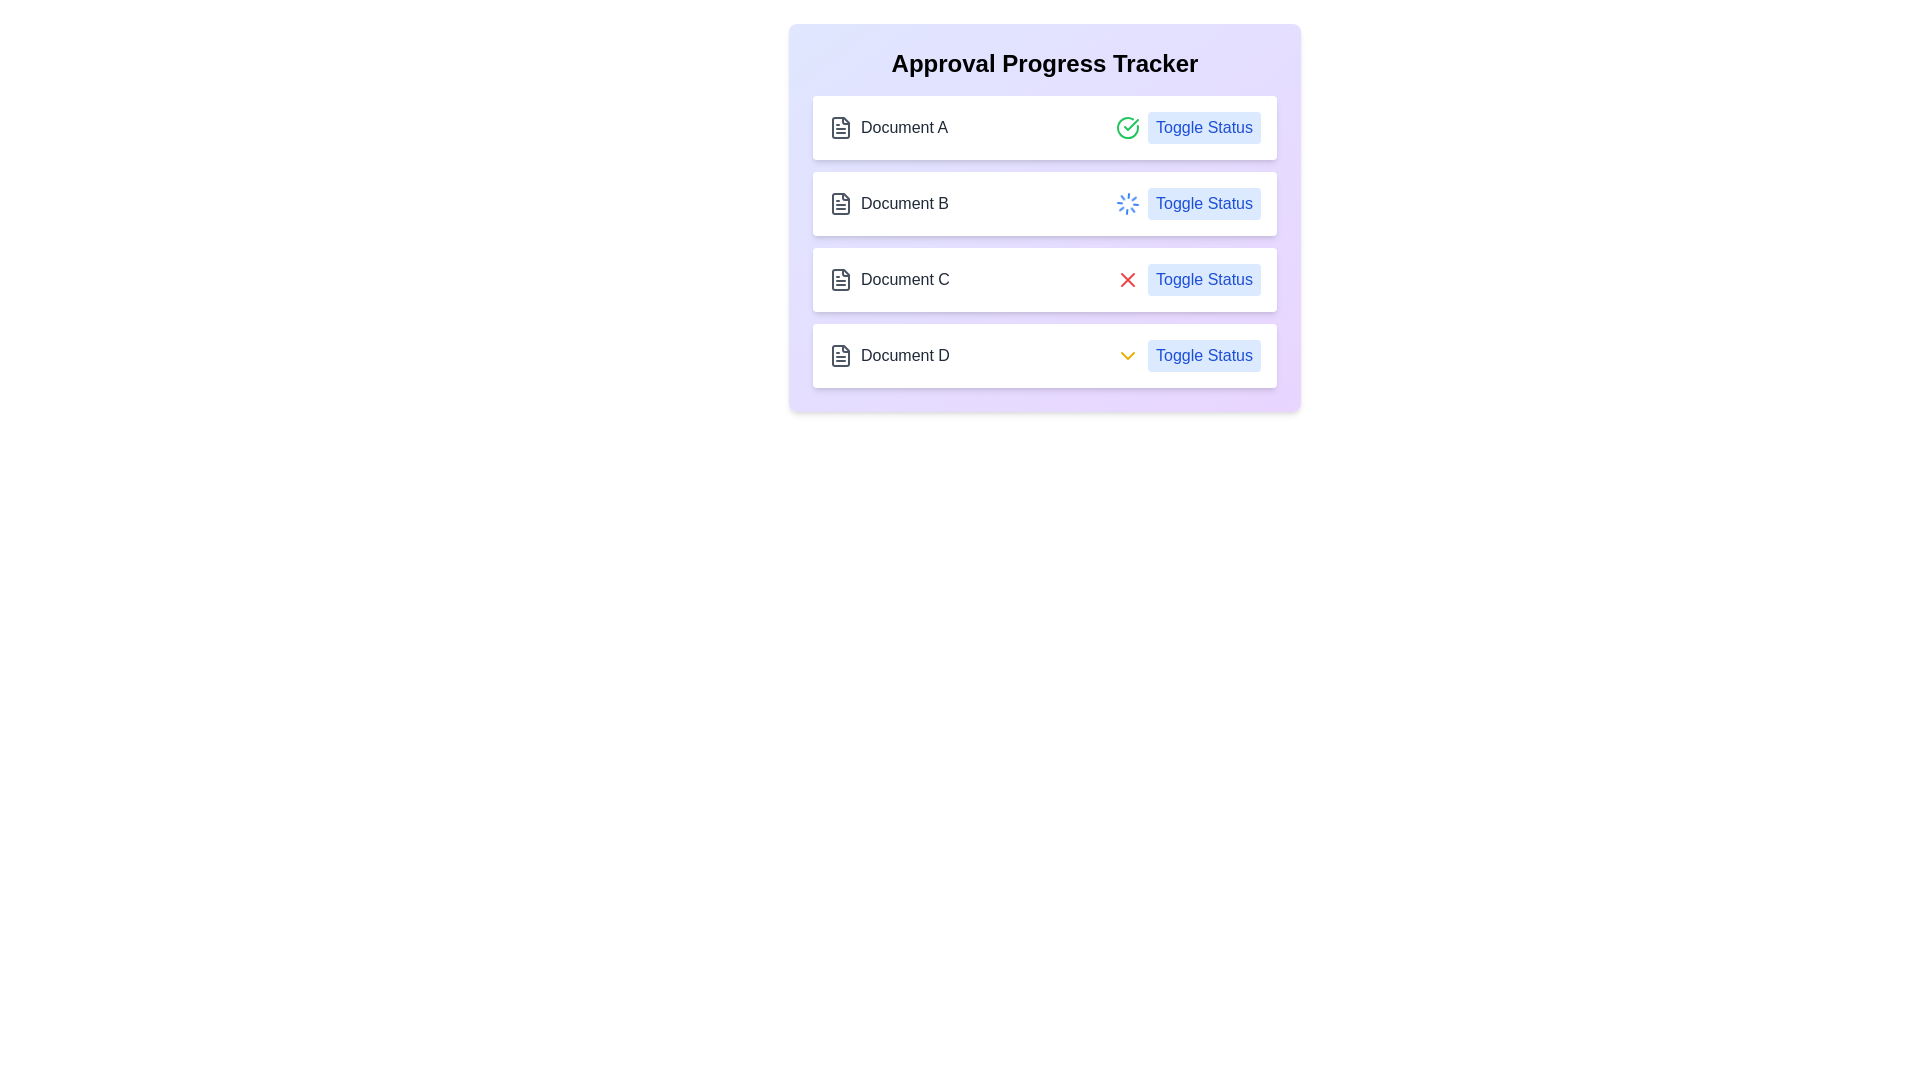 The image size is (1920, 1080). What do you see at coordinates (840, 127) in the screenshot?
I see `the icon representing 'Document A', which is located to the left of the text in the first row of the list layout` at bounding box center [840, 127].